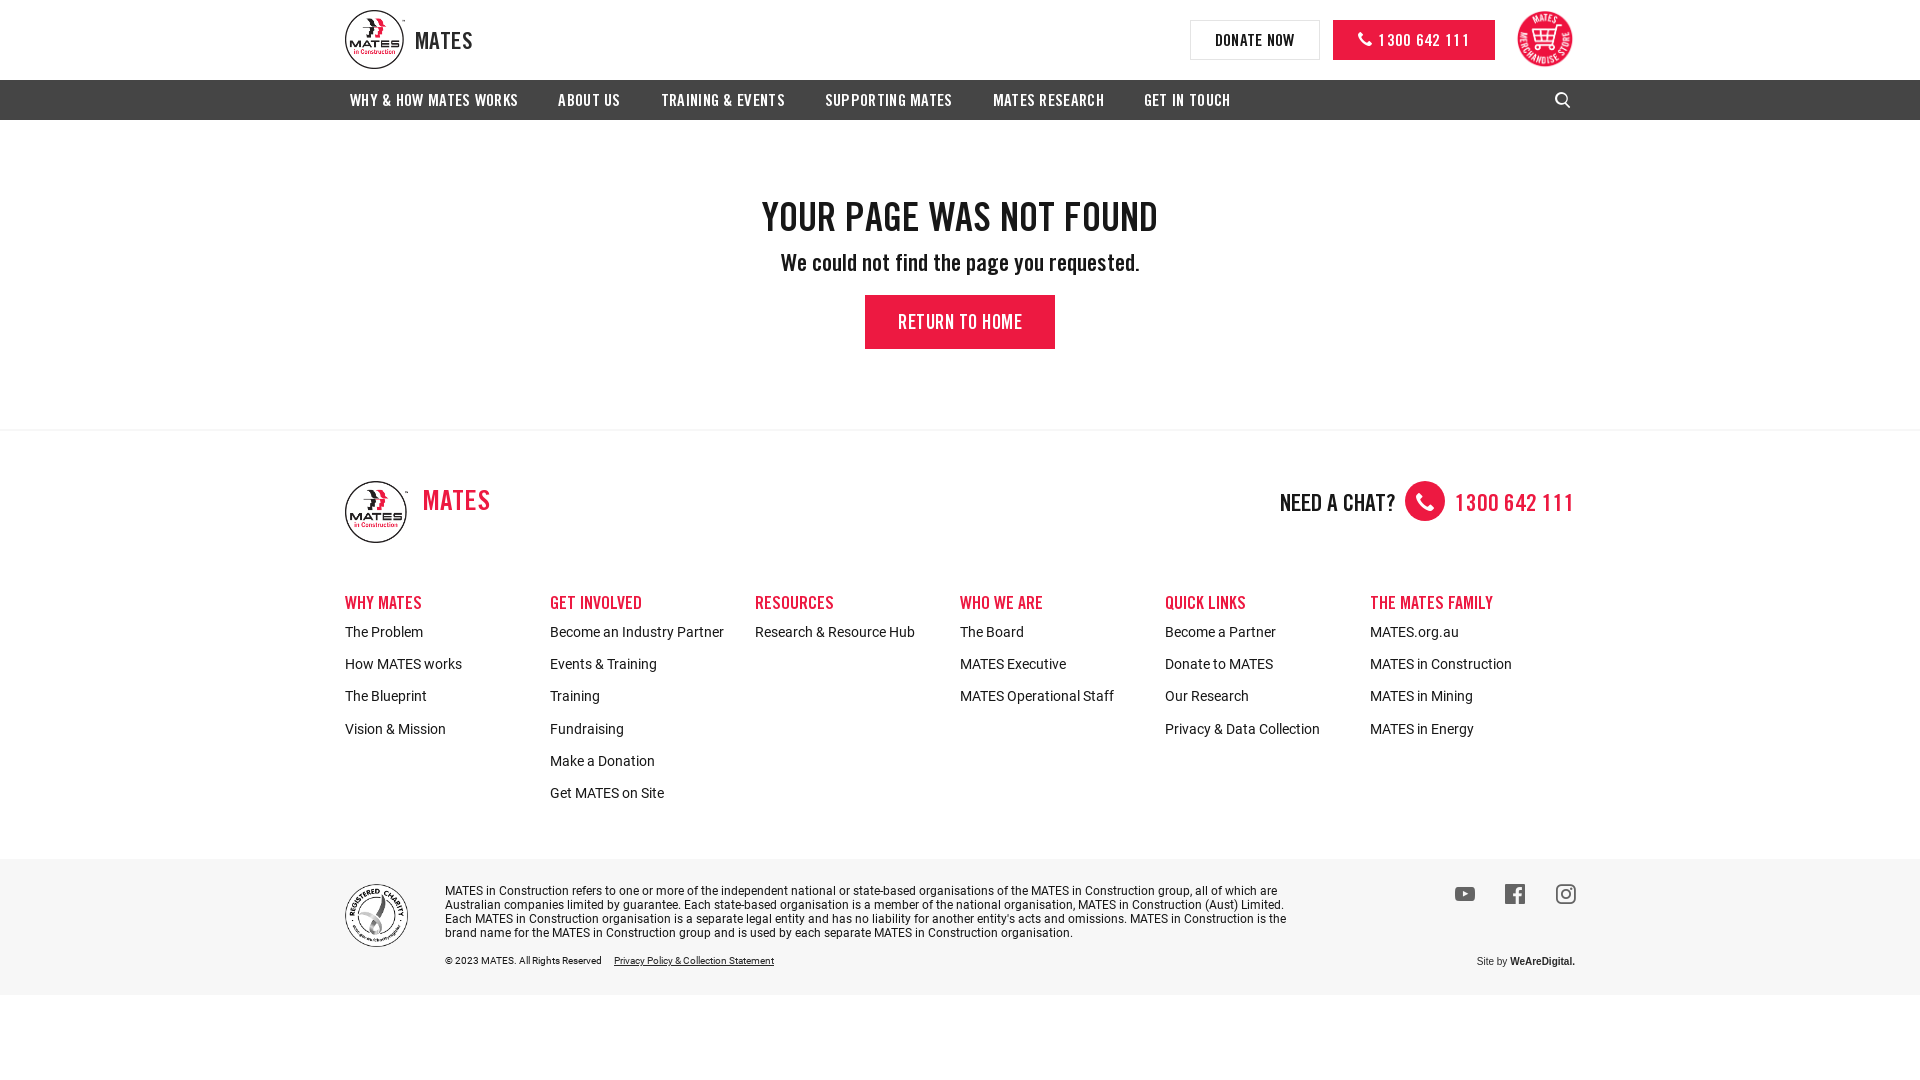 This screenshot has width=1920, height=1080. I want to click on 'MATES in Mining', so click(1462, 694).